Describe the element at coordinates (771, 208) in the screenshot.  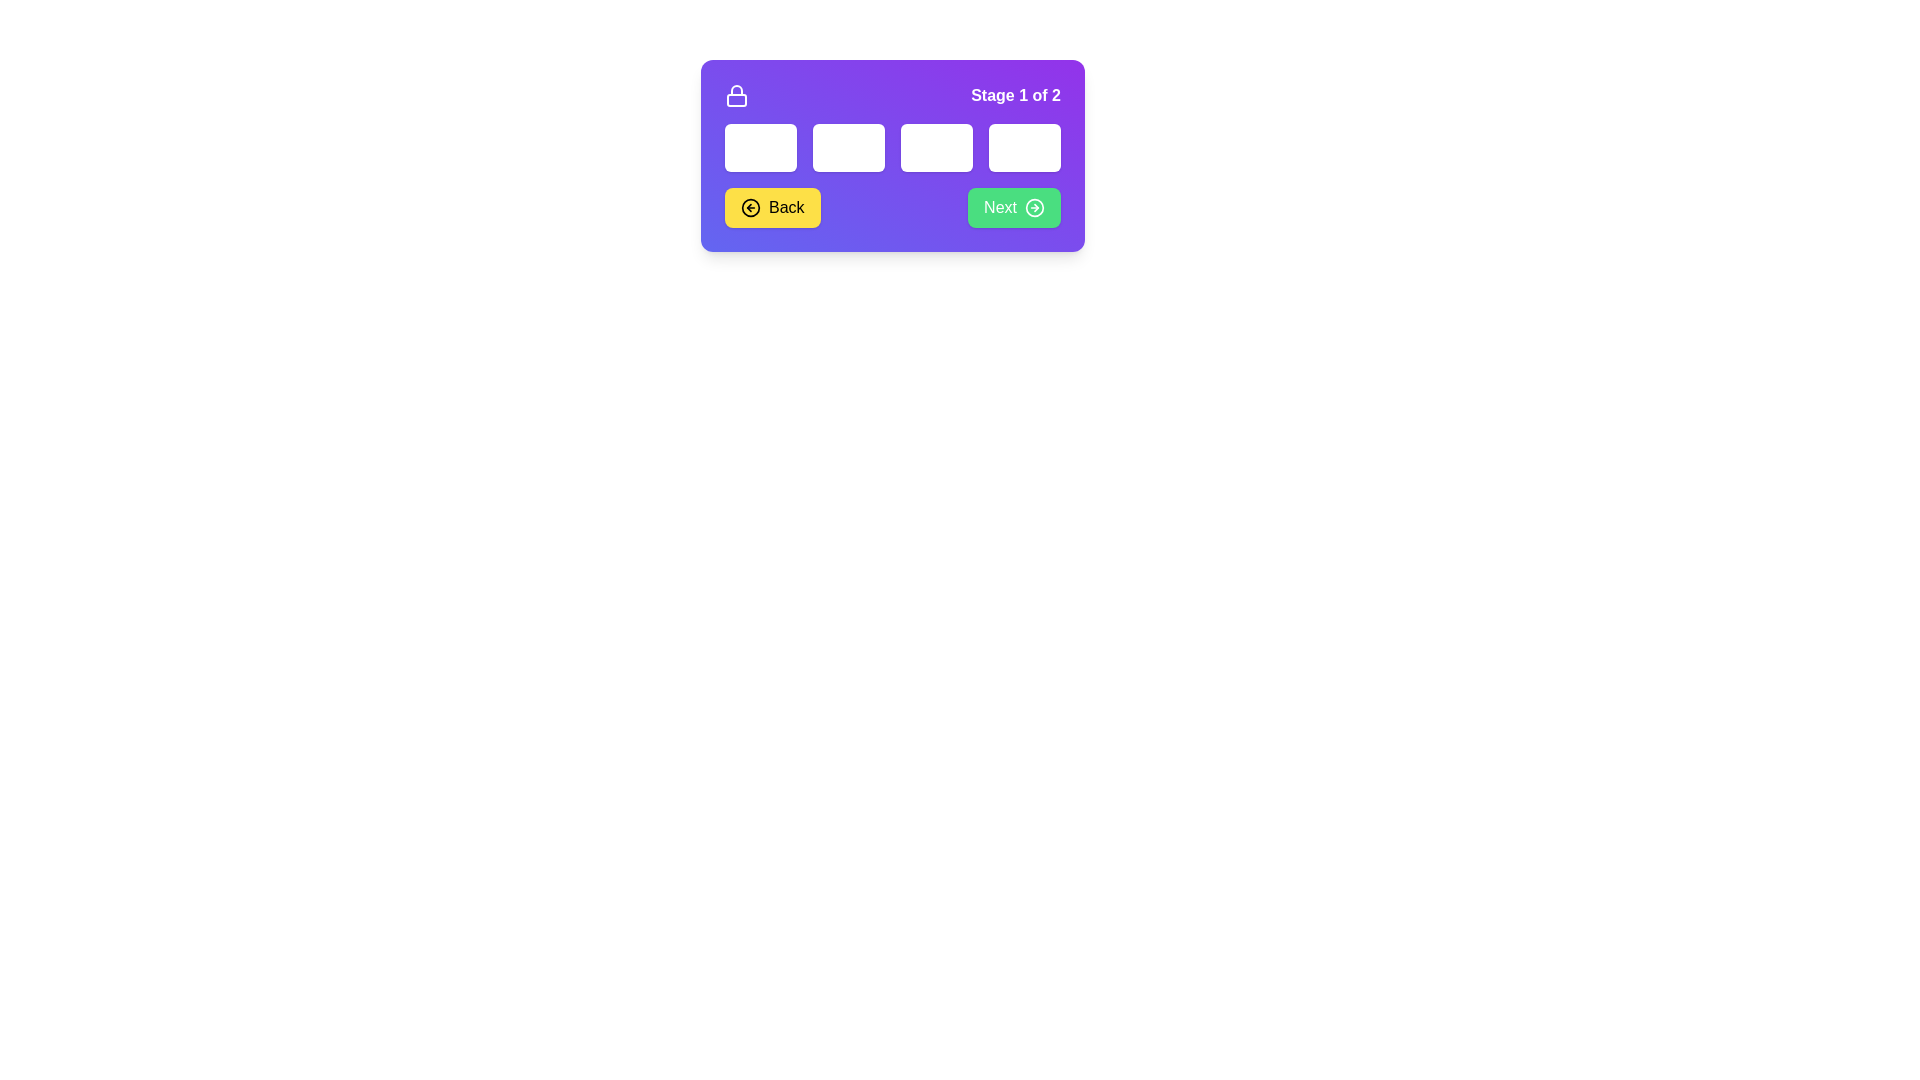
I see `the 'Back' button located at the bottom left of the purple interface panel` at that location.